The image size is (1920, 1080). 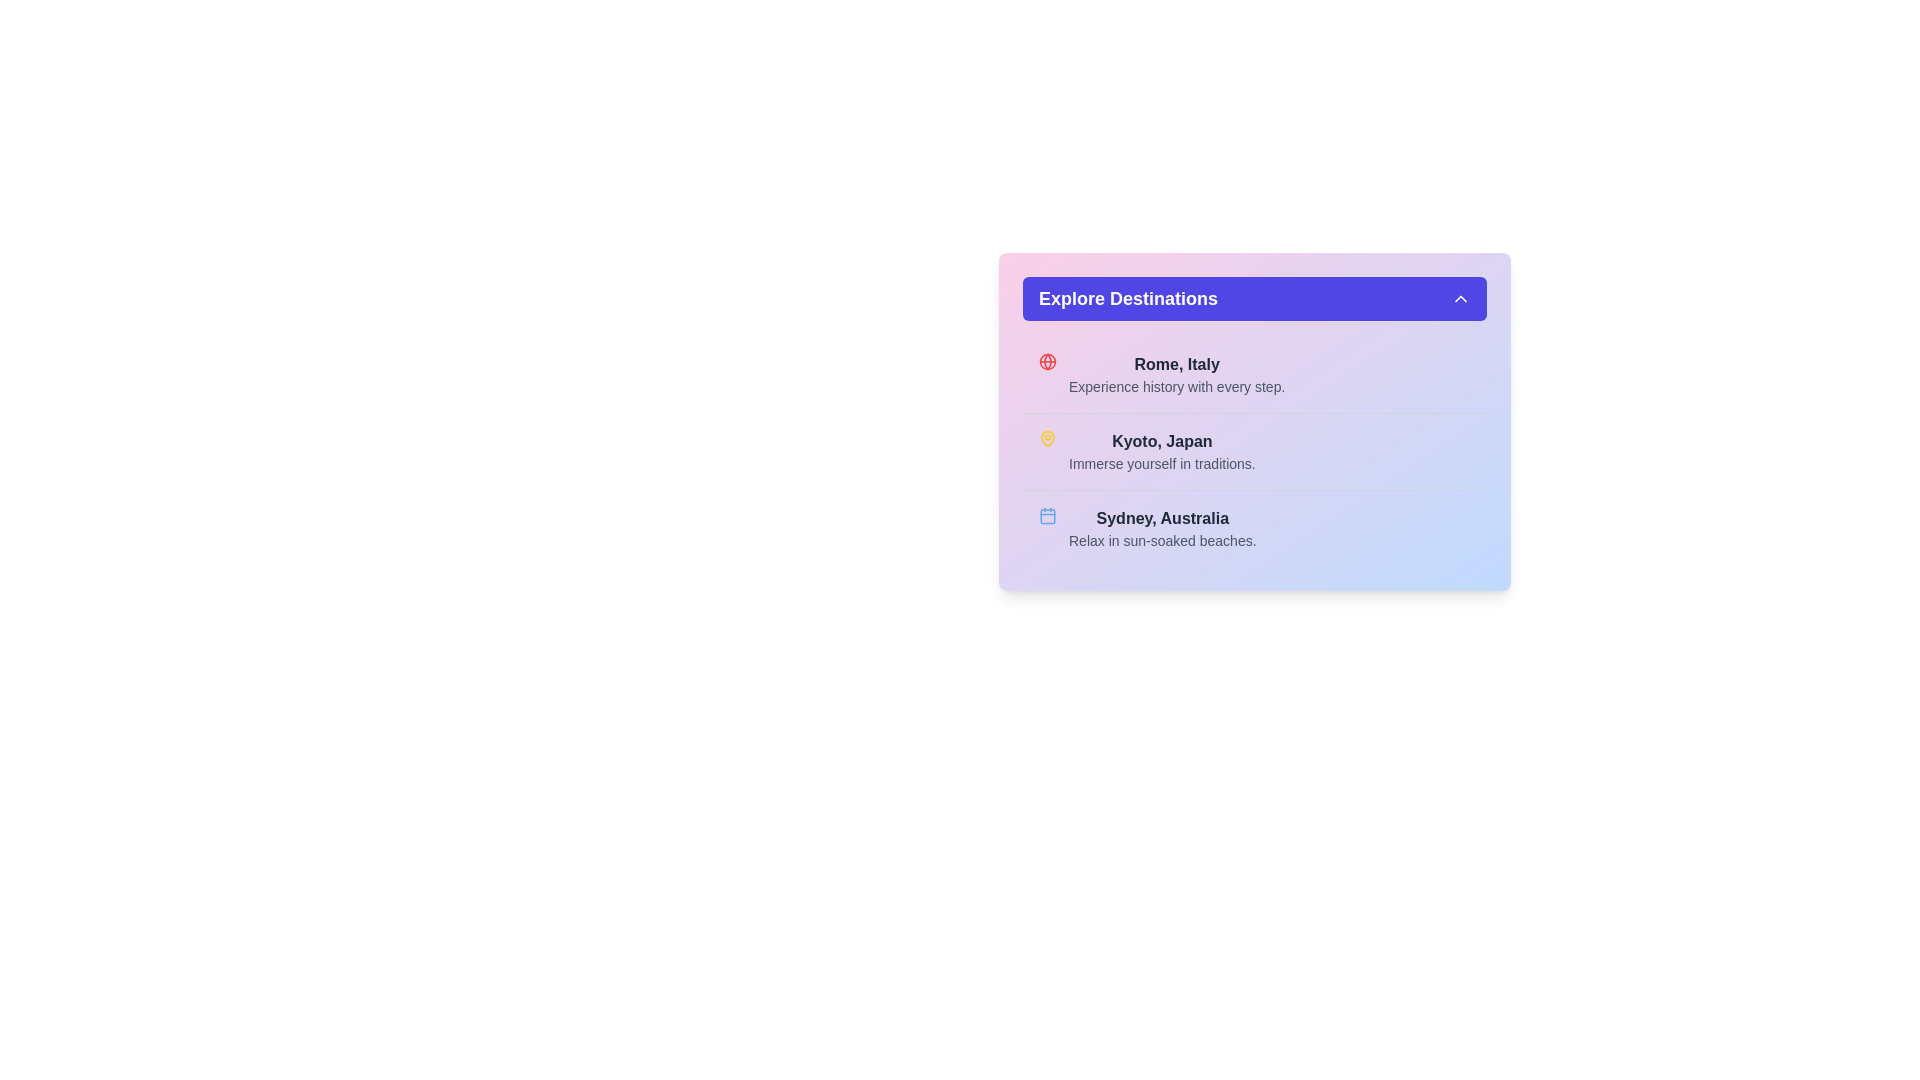 What do you see at coordinates (1162, 540) in the screenshot?
I see `the static text description providing information about 'Sydney, Australia', located in the third section of the 'Explore Destinations' panel` at bounding box center [1162, 540].